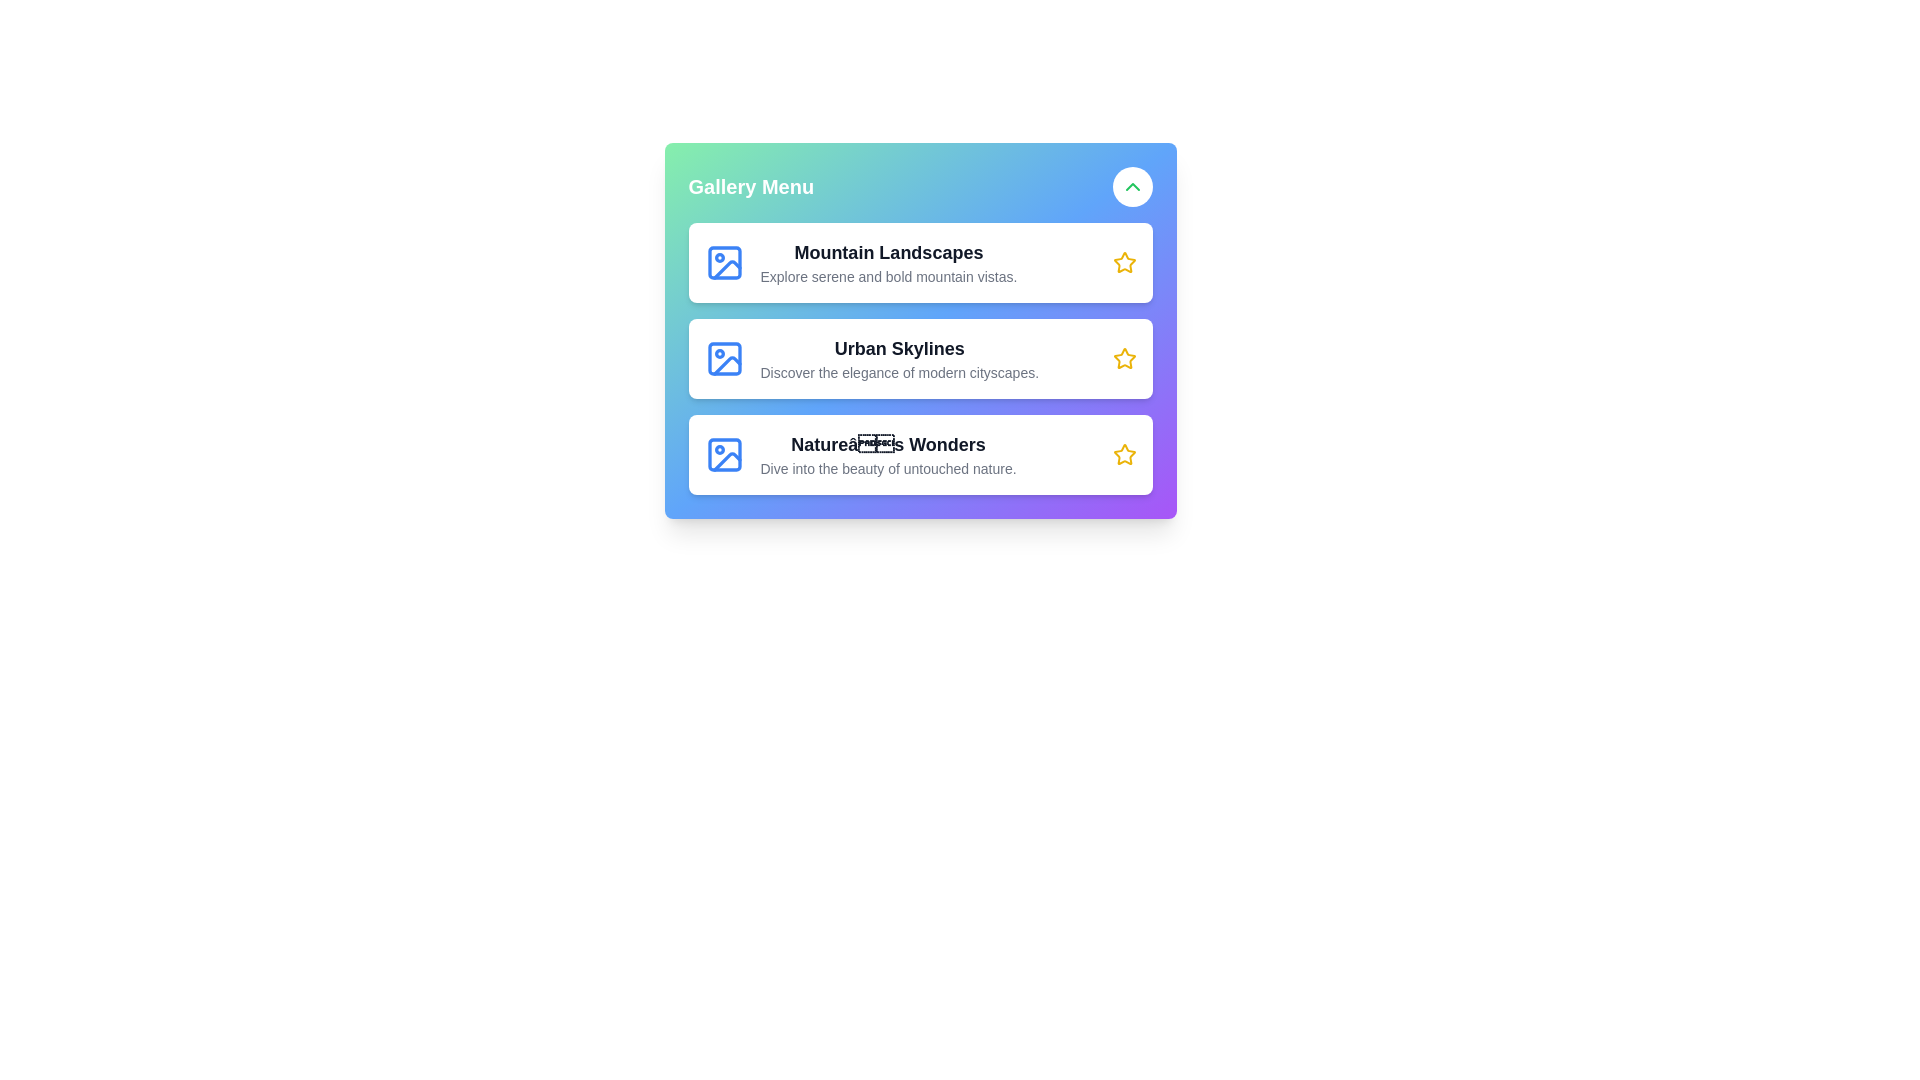 This screenshot has height=1080, width=1920. I want to click on the star icon corresponding to the gallery item Mountain Landscapes to mark it as a favorite, so click(1124, 261).